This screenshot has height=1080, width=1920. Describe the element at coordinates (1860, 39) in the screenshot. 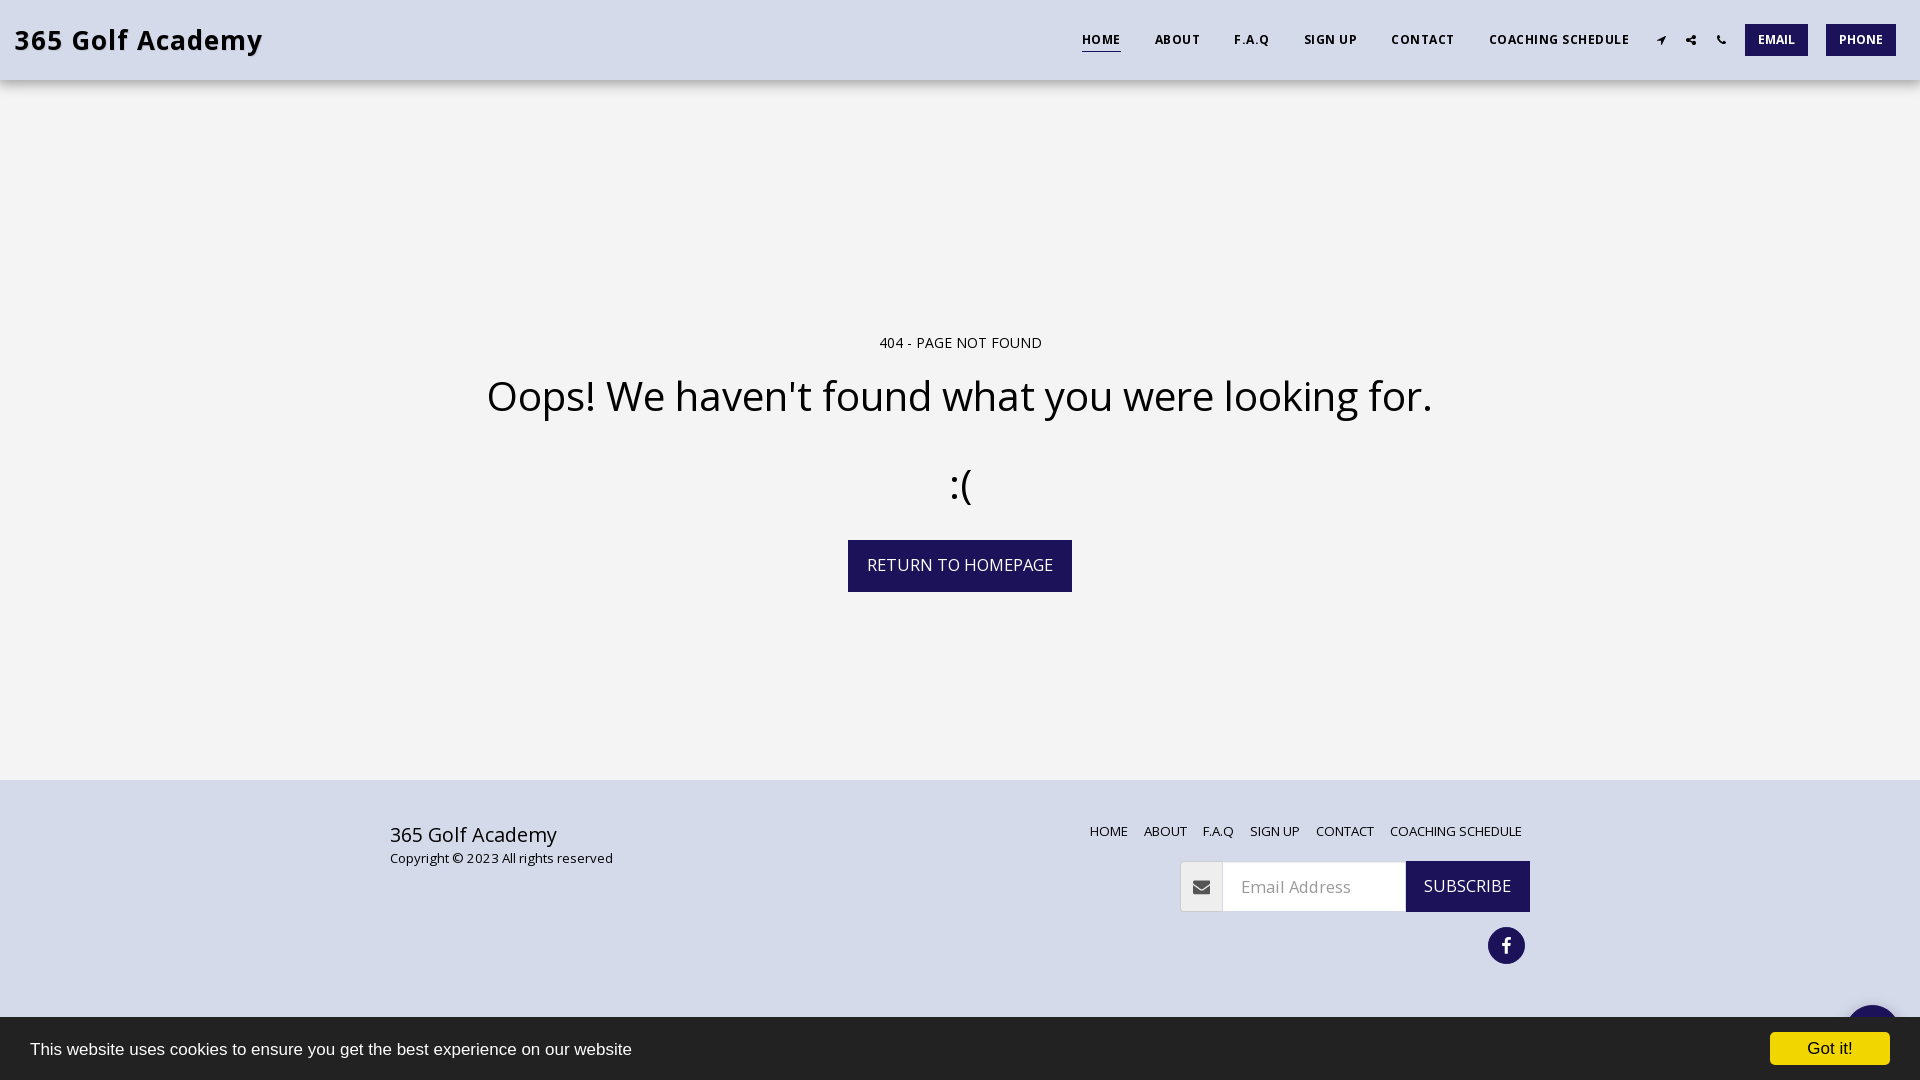

I see `'PHONE'` at that location.